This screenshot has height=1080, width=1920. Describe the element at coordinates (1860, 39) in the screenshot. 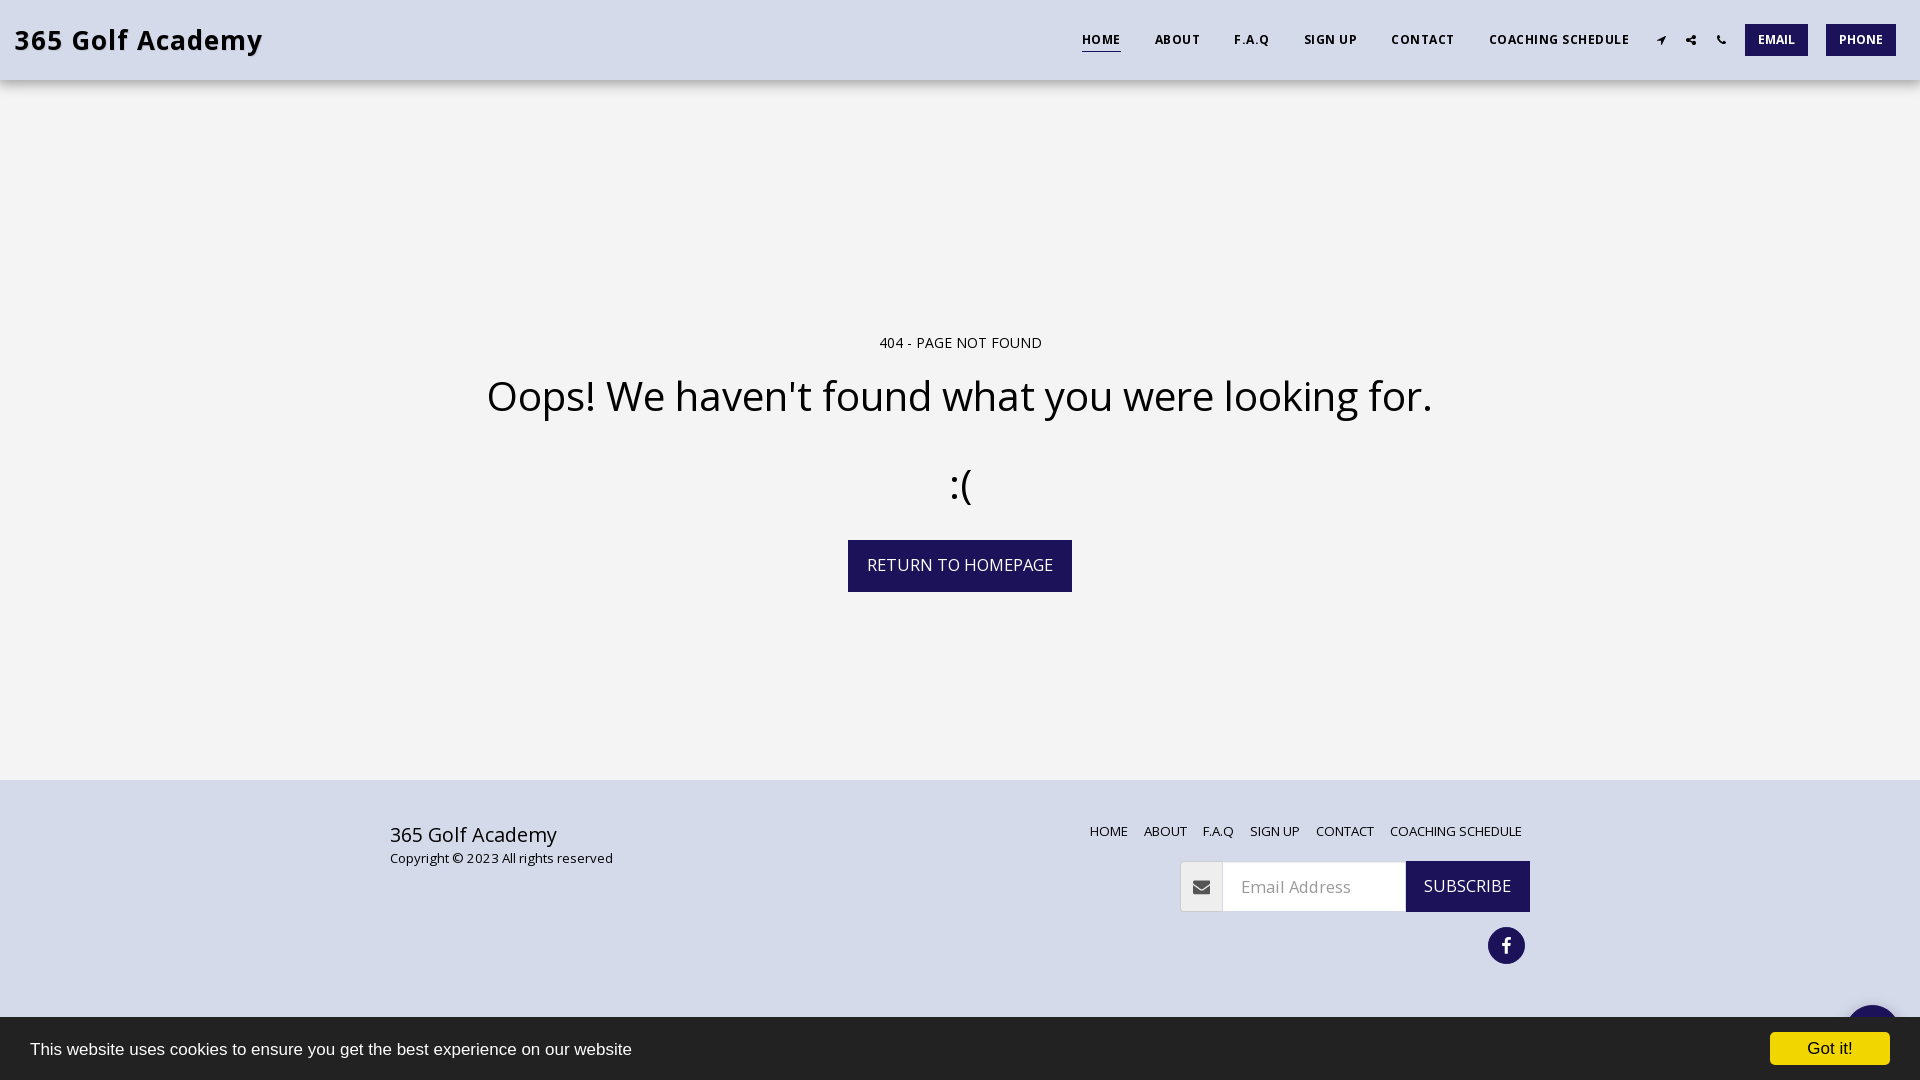

I see `'PHONE'` at that location.